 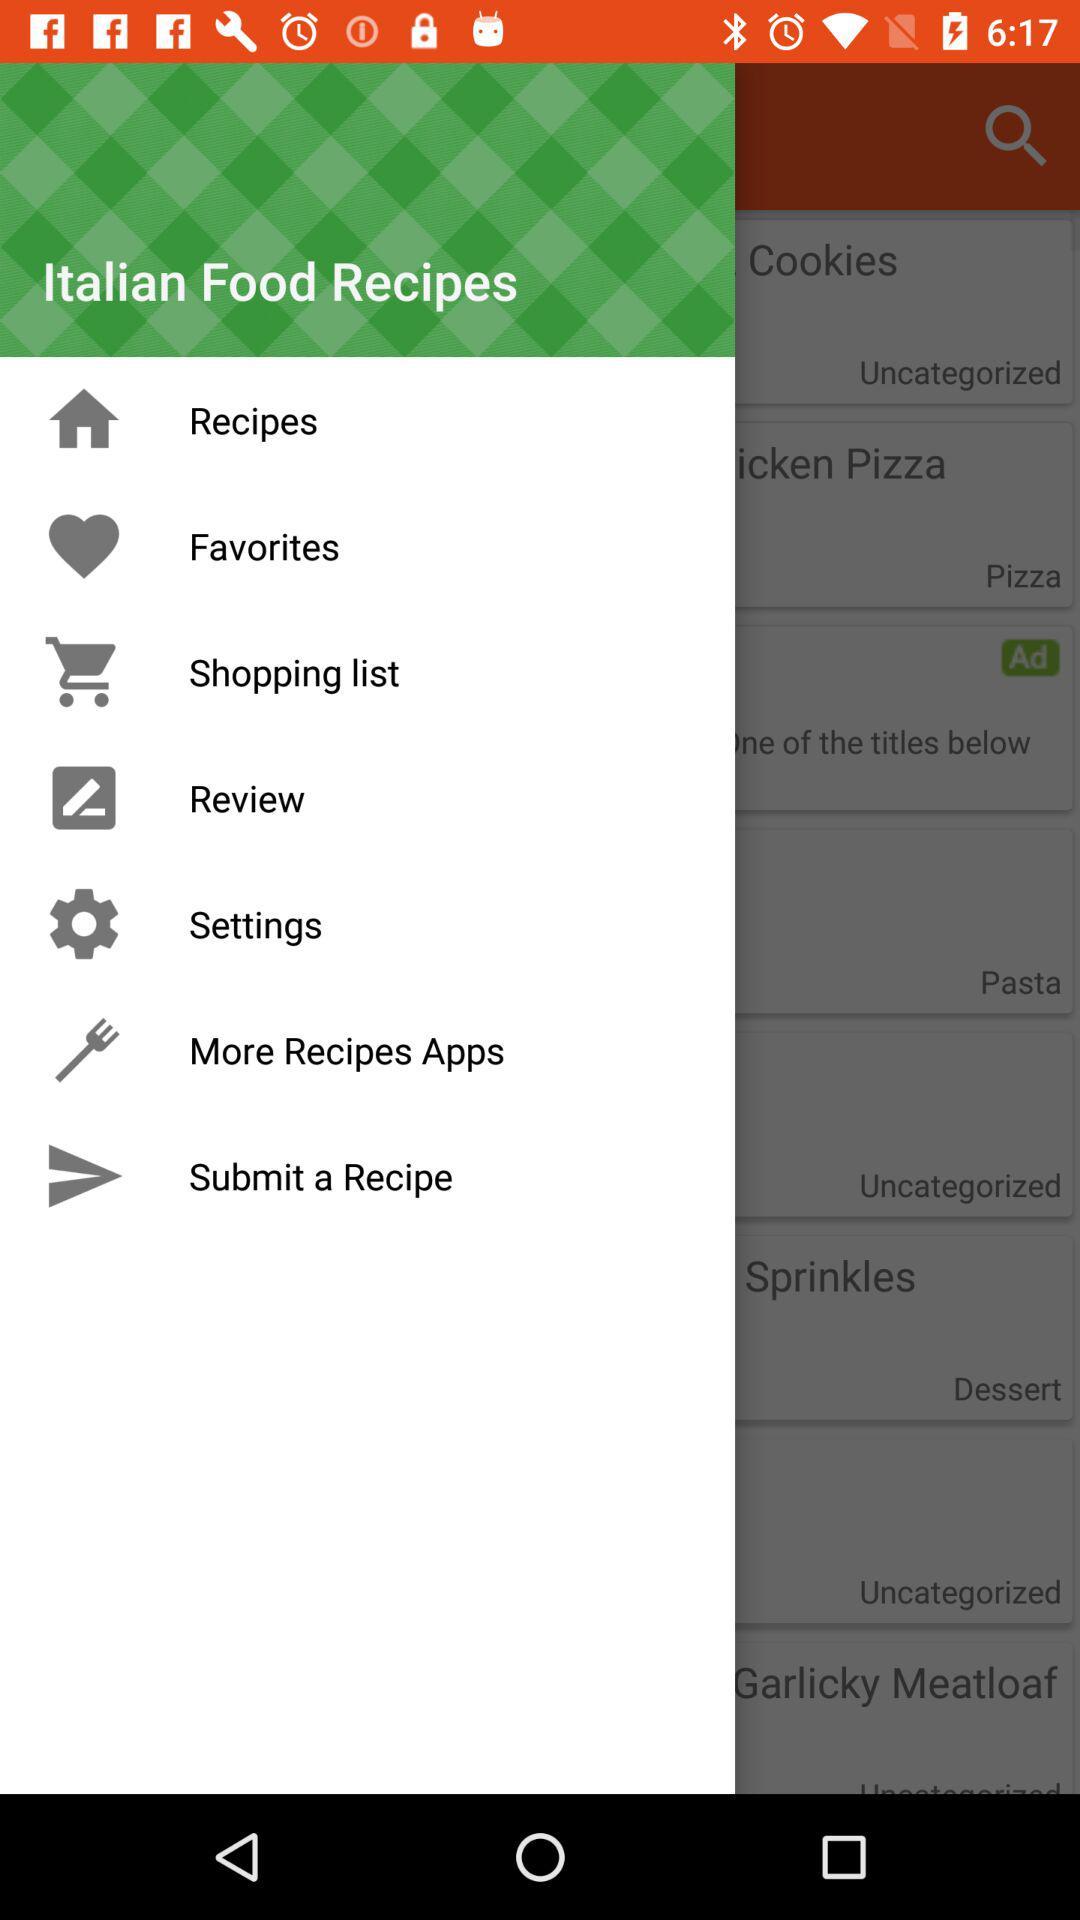 What do you see at coordinates (83, 1176) in the screenshot?
I see `submit a recipe icon` at bounding box center [83, 1176].